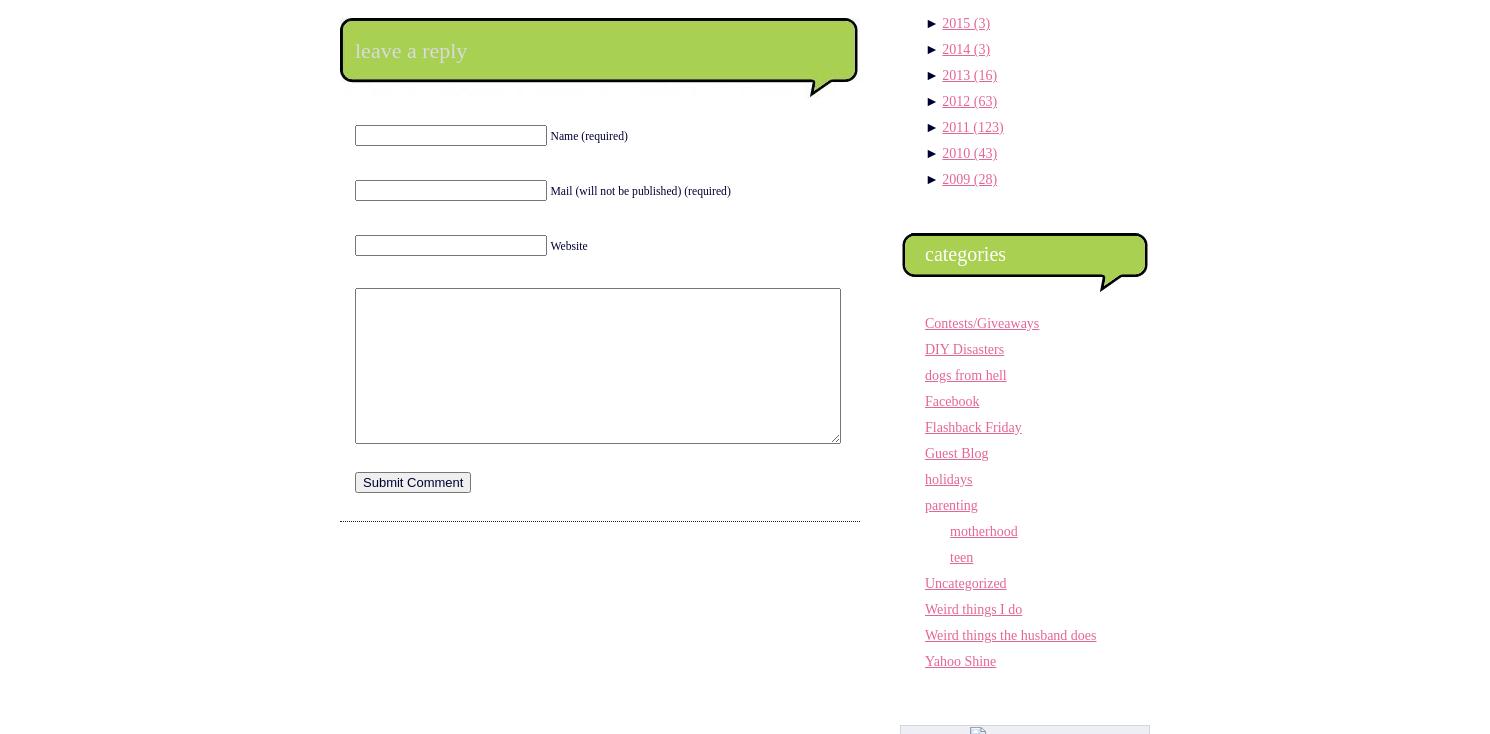 The image size is (1490, 734). I want to click on '2013', so click(957, 75).